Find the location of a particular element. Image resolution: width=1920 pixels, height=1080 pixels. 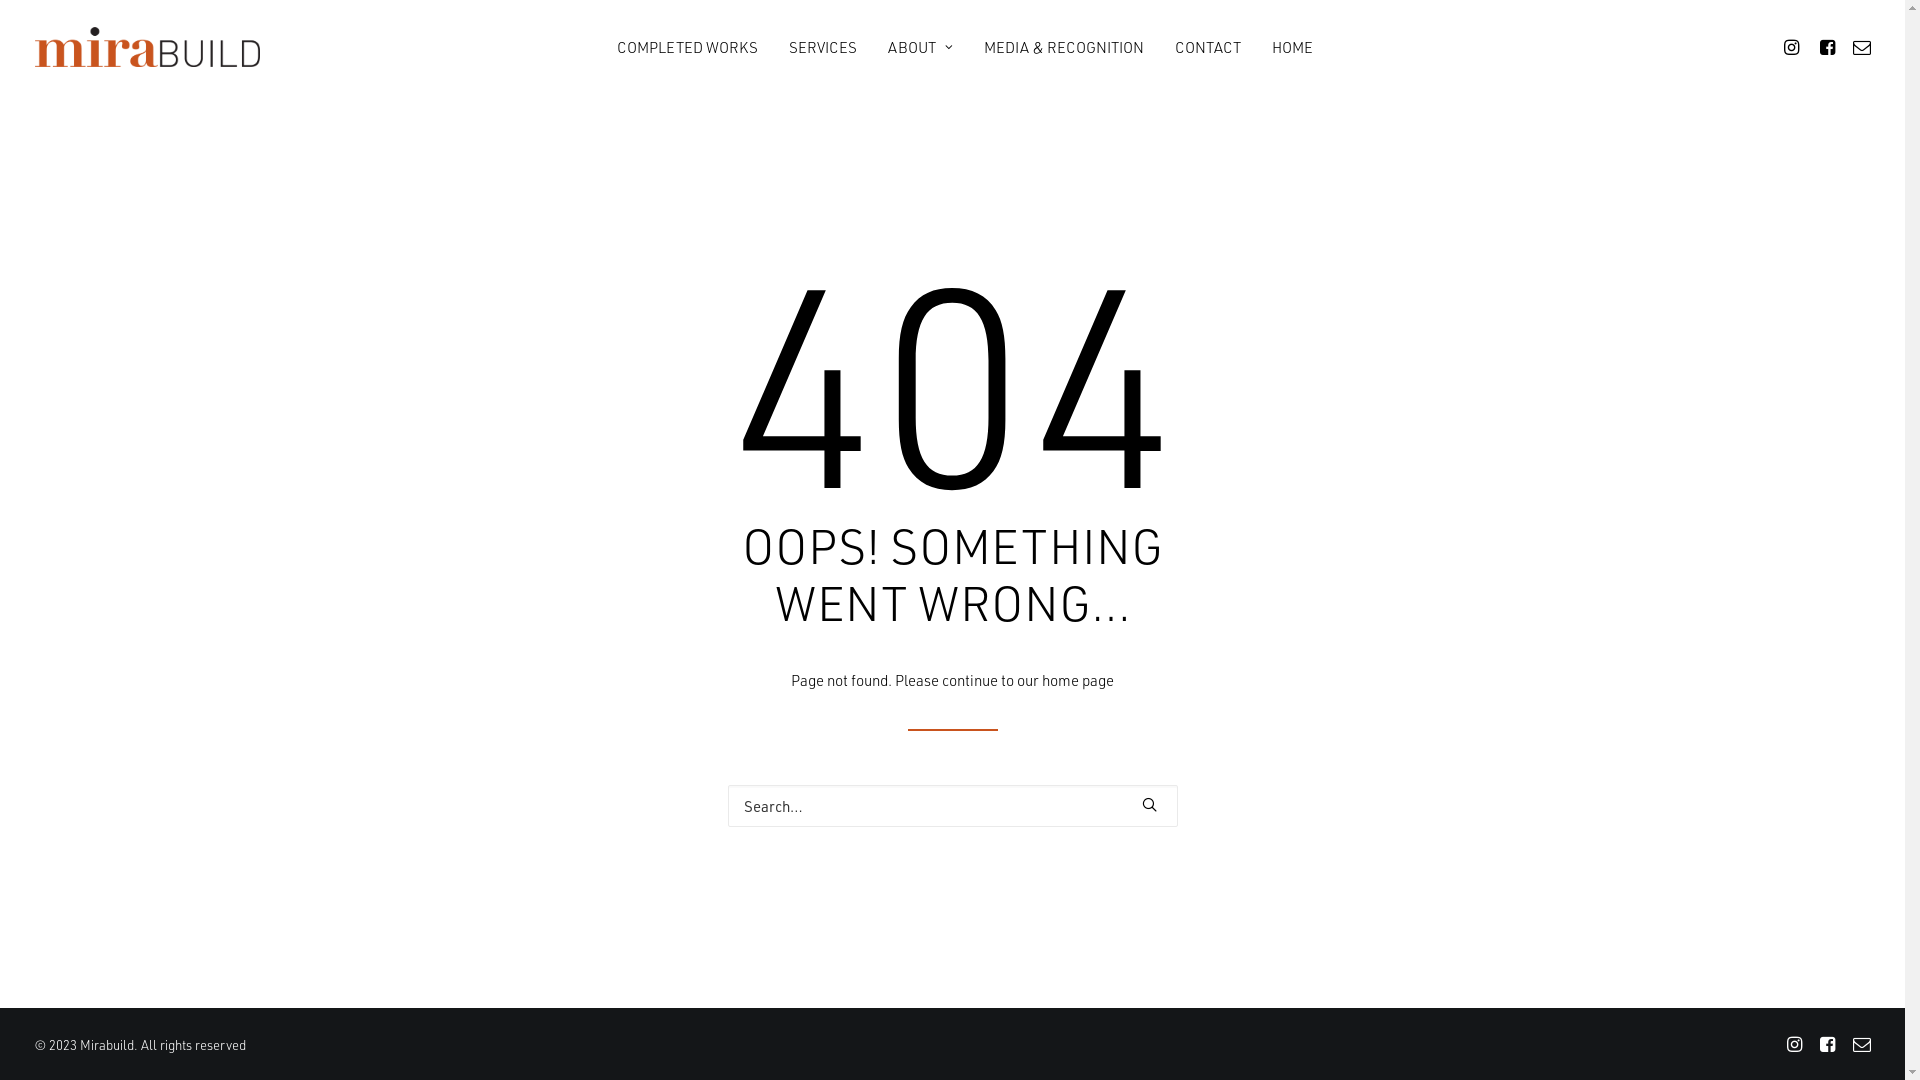

'SERVICES' is located at coordinates (822, 45).